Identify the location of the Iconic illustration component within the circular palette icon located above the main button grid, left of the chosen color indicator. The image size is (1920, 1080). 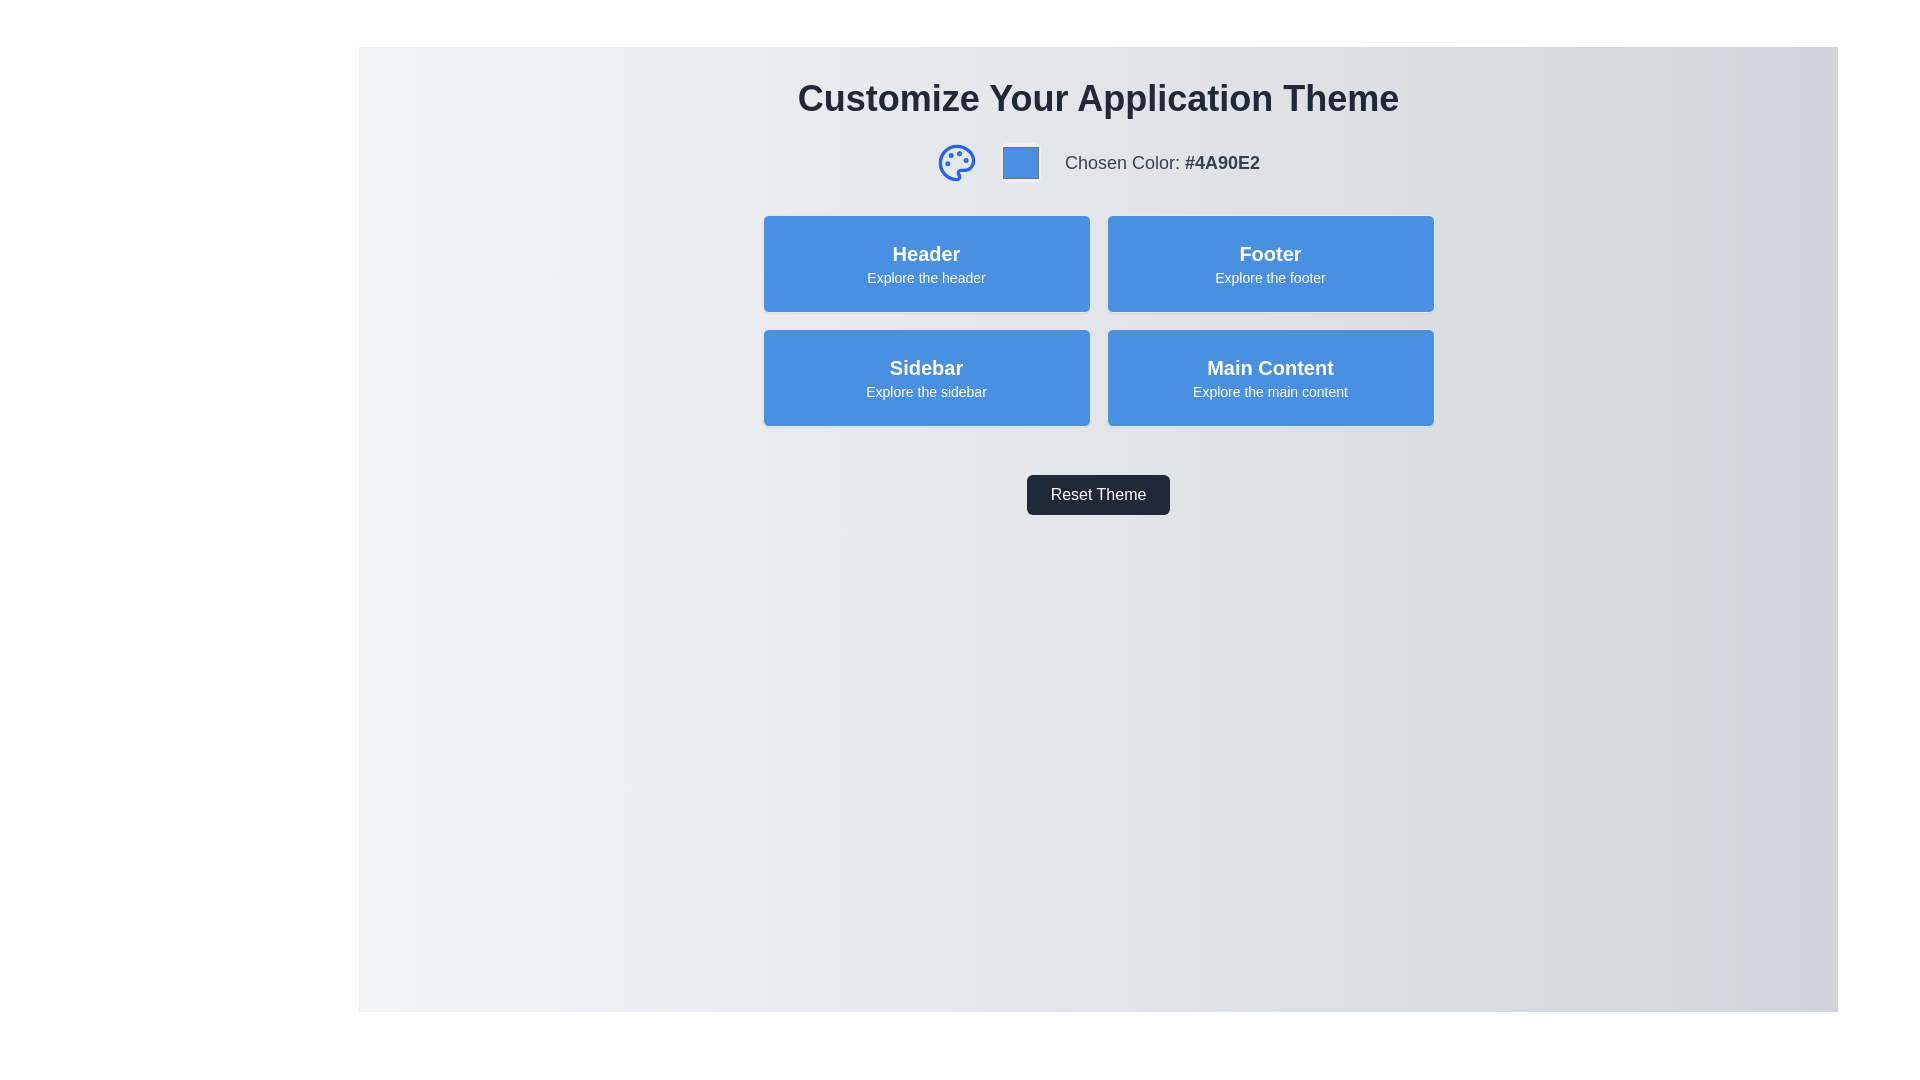
(955, 161).